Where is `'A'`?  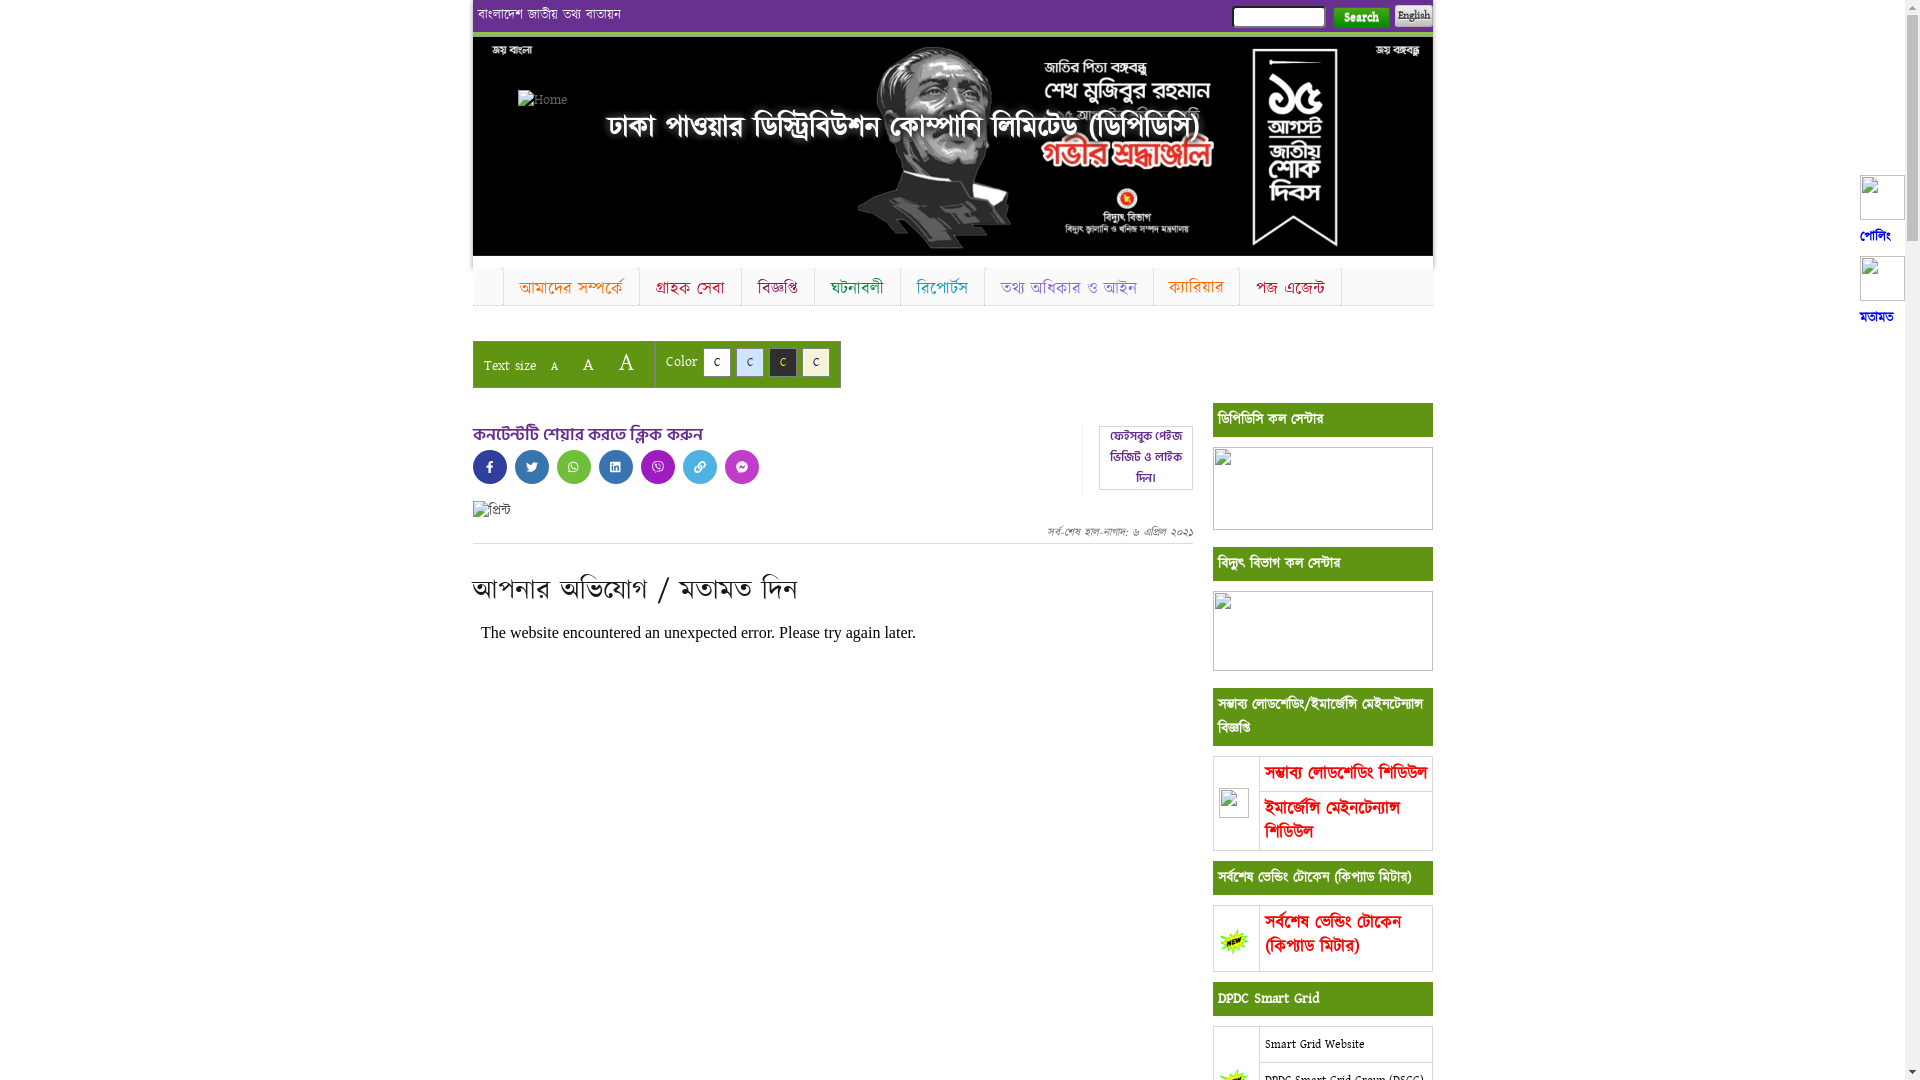 'A' is located at coordinates (624, 362).